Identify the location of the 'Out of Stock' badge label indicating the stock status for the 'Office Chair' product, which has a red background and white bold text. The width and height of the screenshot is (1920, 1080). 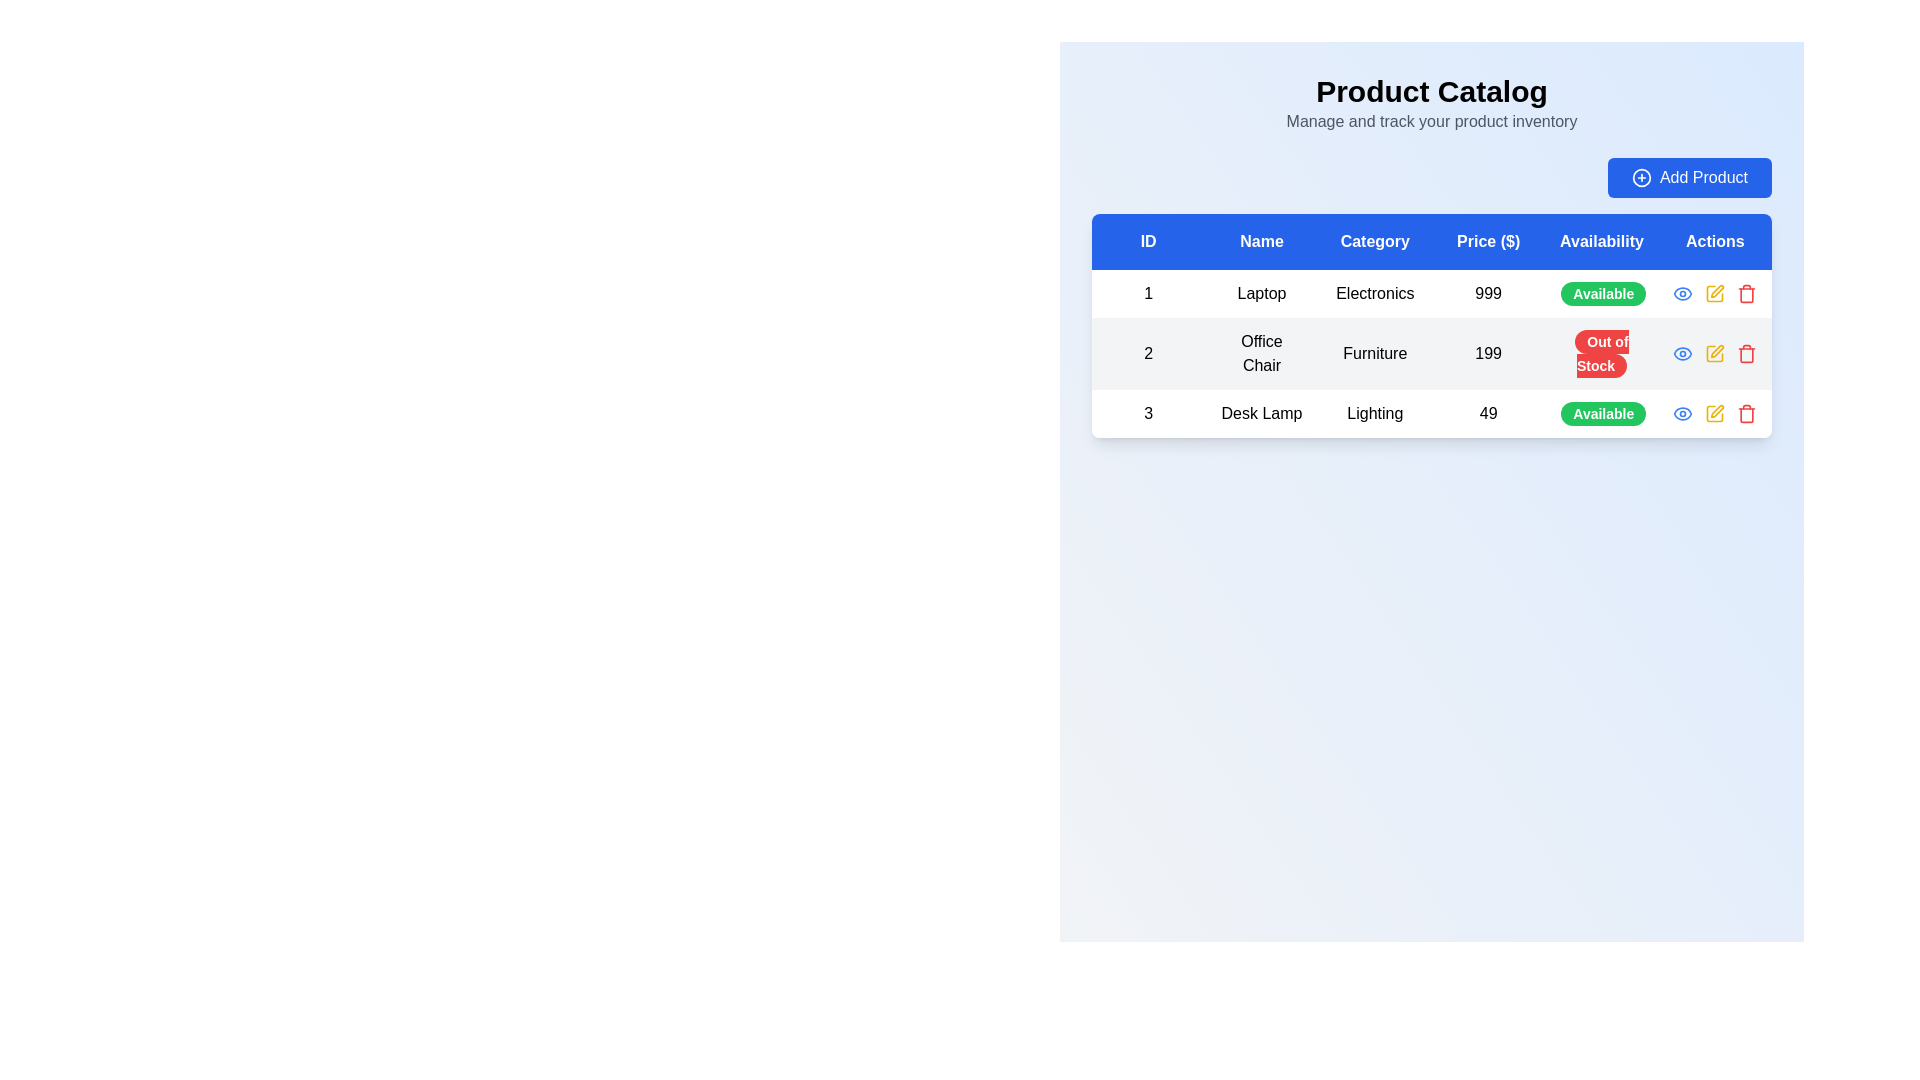
(1602, 353).